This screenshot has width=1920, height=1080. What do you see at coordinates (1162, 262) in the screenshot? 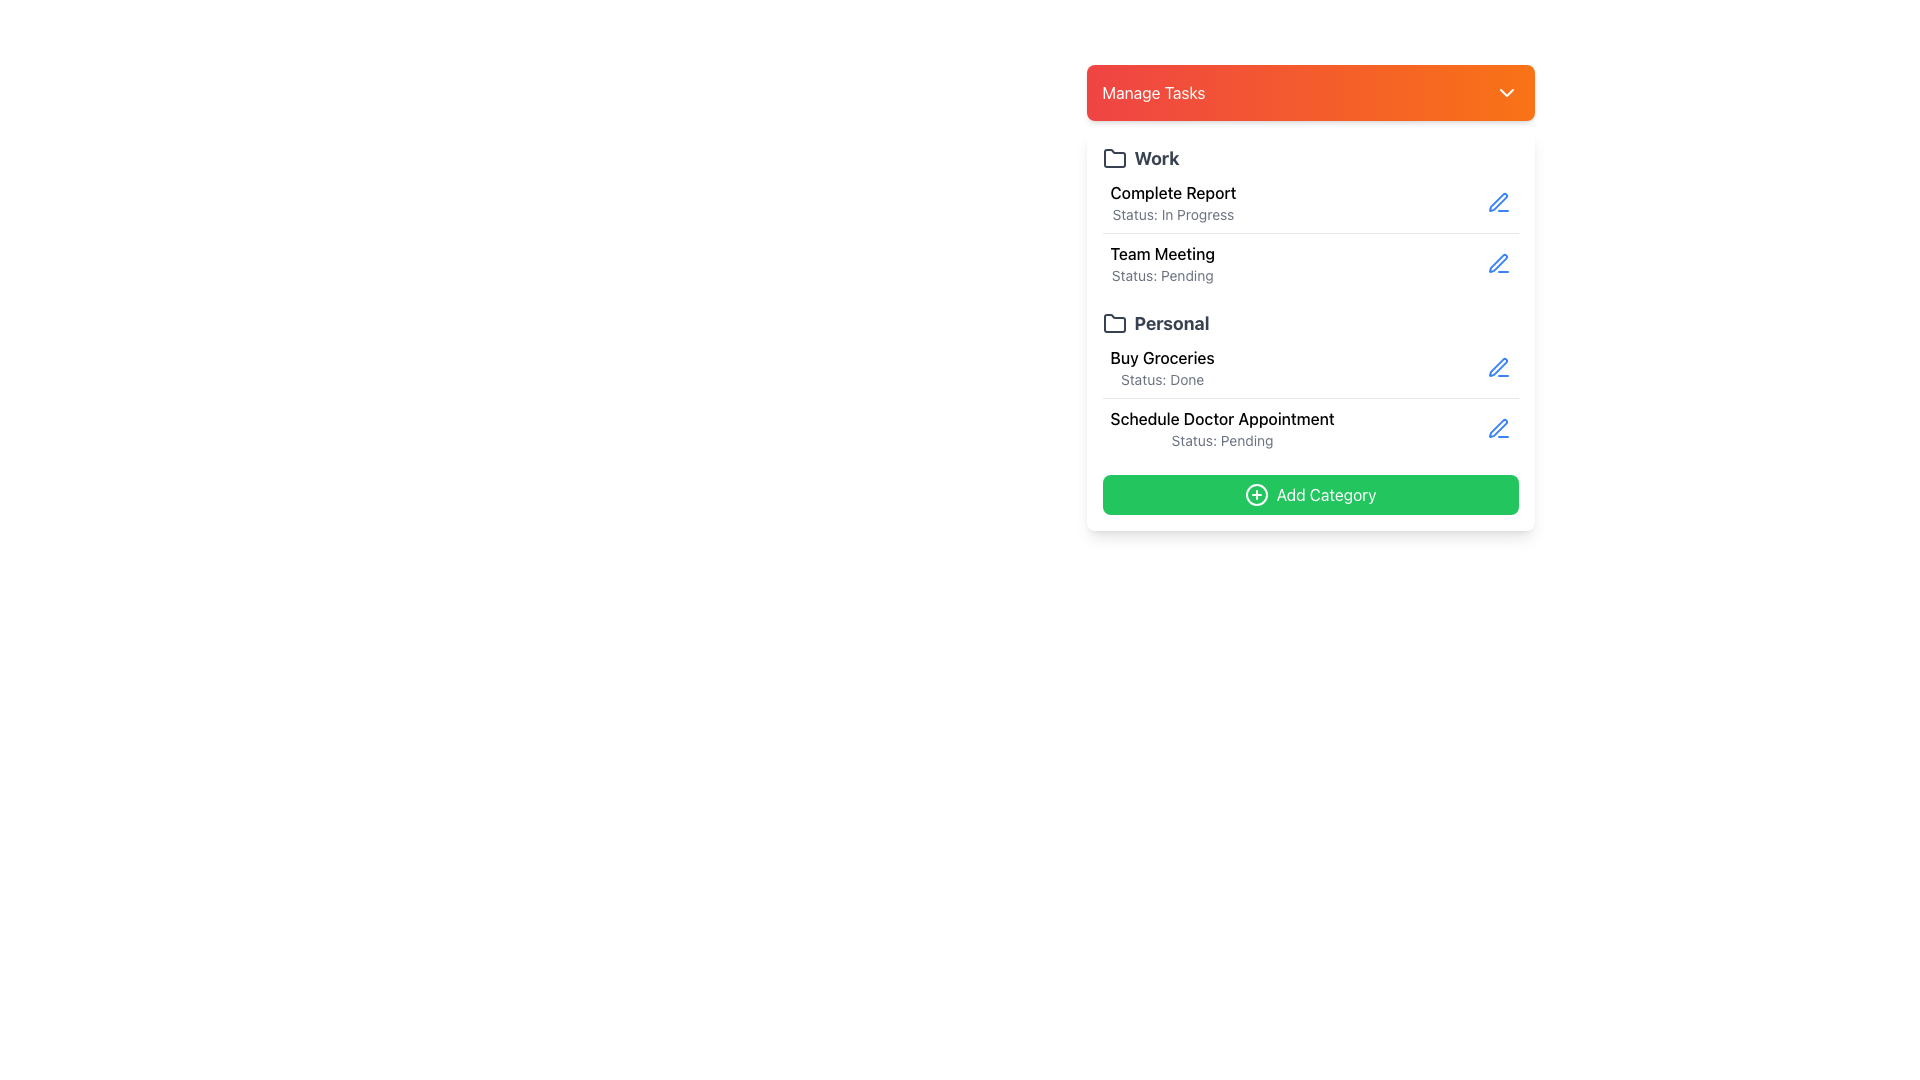
I see `displayed text of the 'Team Meeting' task label in the task management interface, which shows its status as 'Pending'` at bounding box center [1162, 262].